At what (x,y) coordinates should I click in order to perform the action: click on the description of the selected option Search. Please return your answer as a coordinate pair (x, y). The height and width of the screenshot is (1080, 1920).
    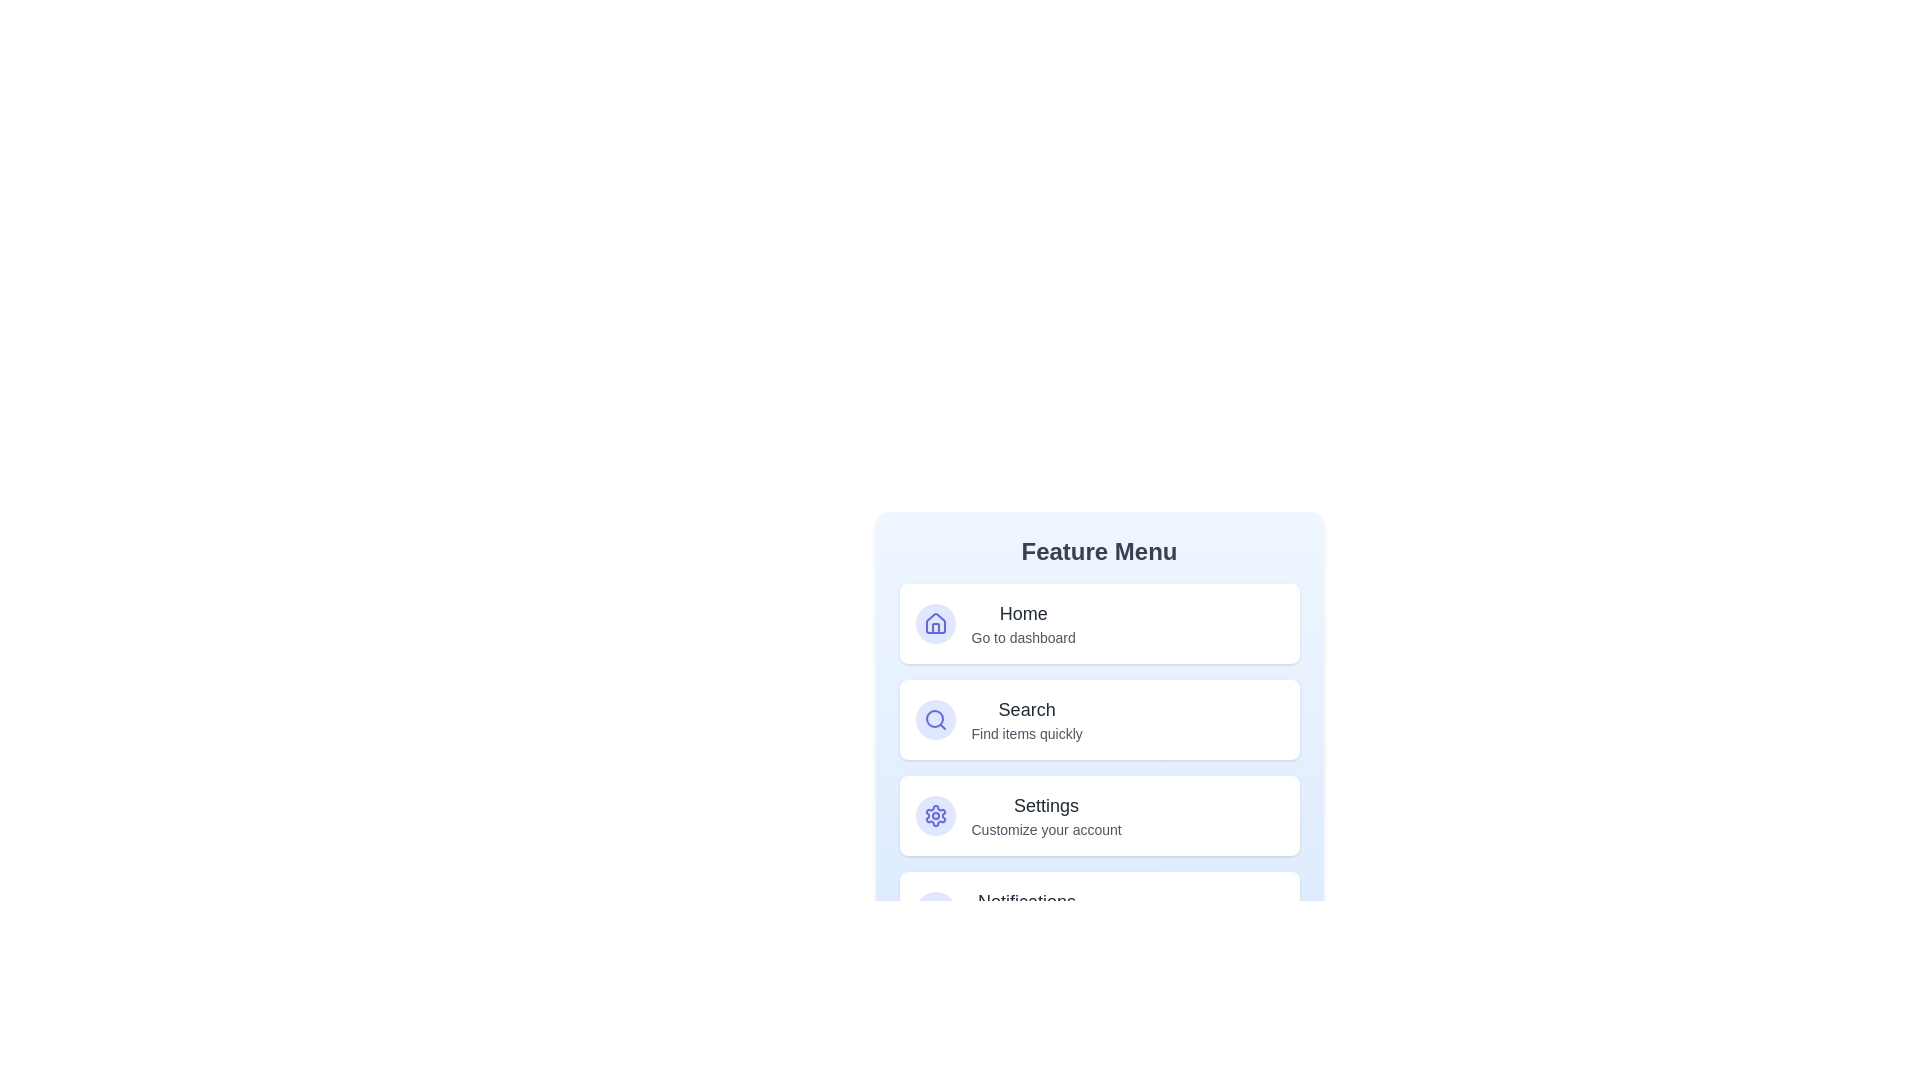
    Looking at the image, I should click on (1027, 720).